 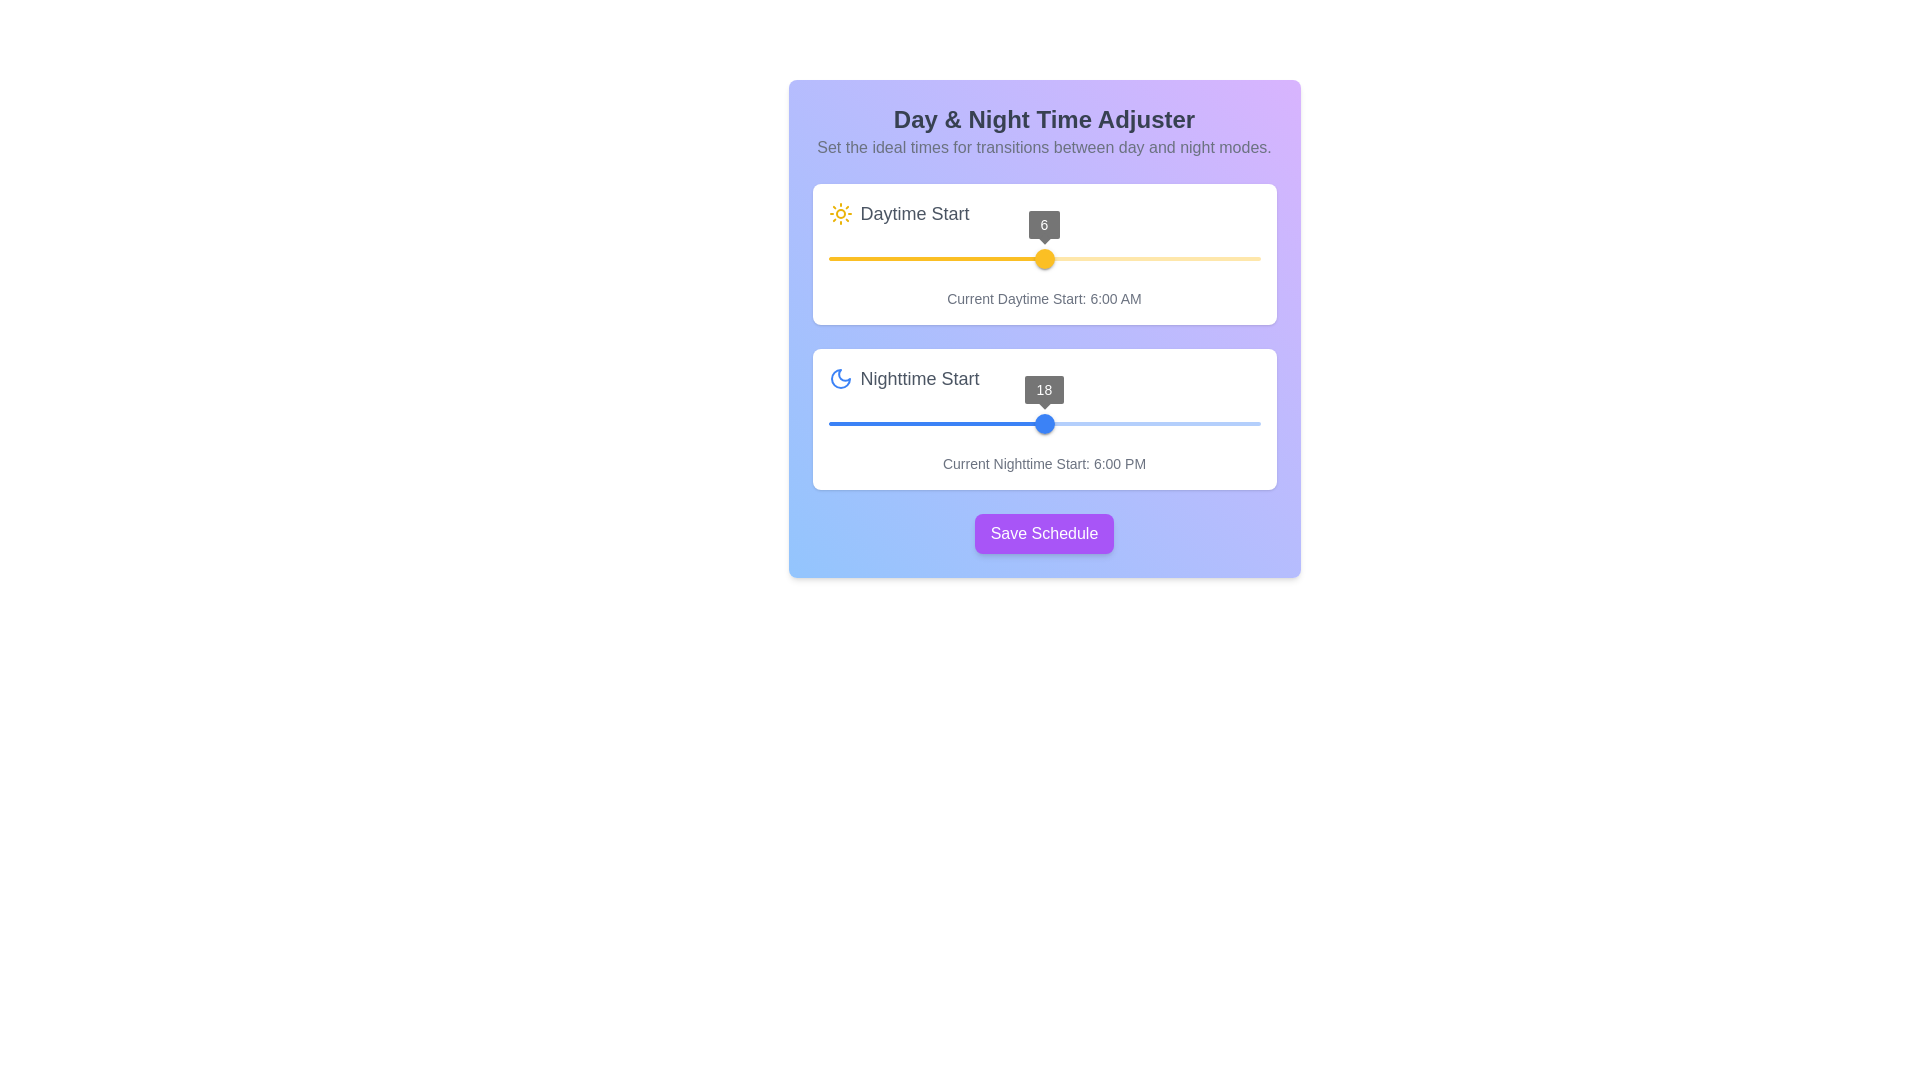 What do you see at coordinates (1061, 257) in the screenshot?
I see `the daytime start` at bounding box center [1061, 257].